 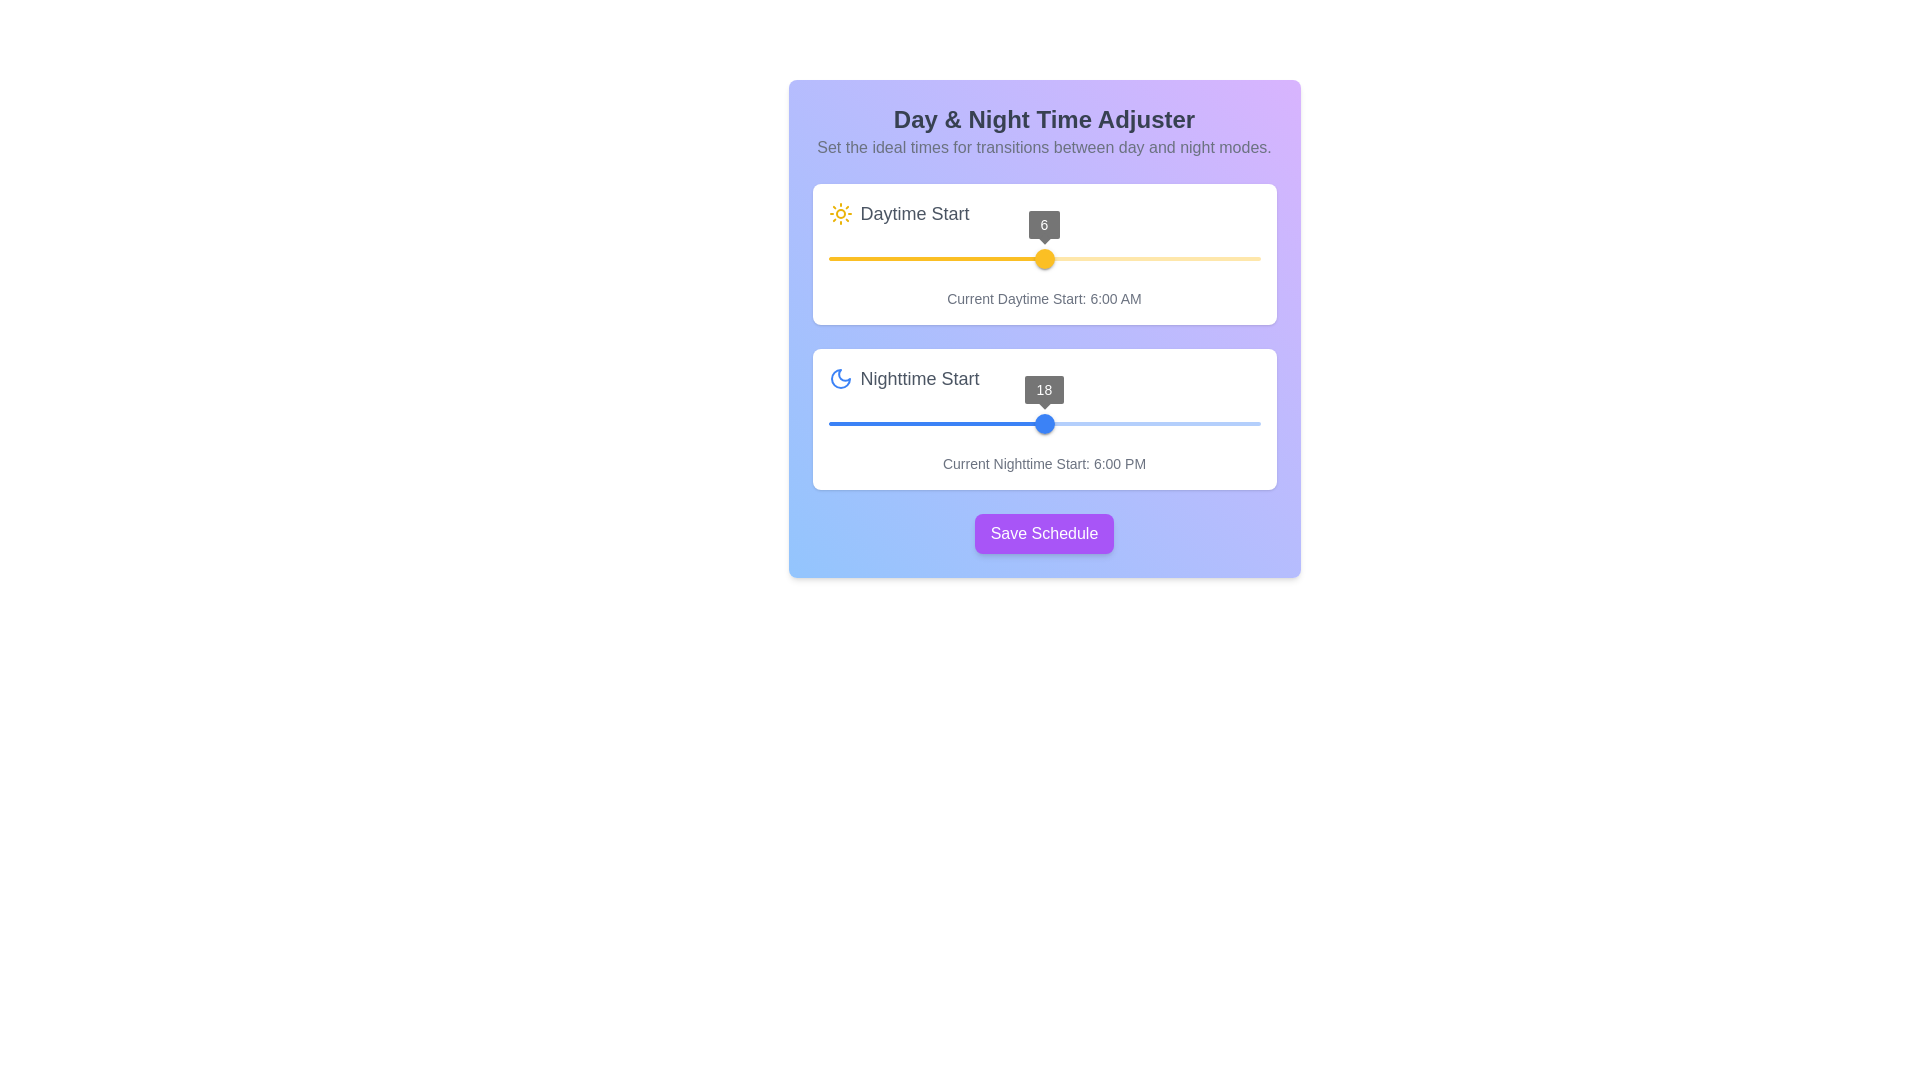 What do you see at coordinates (1061, 257) in the screenshot?
I see `the daytime start` at bounding box center [1061, 257].